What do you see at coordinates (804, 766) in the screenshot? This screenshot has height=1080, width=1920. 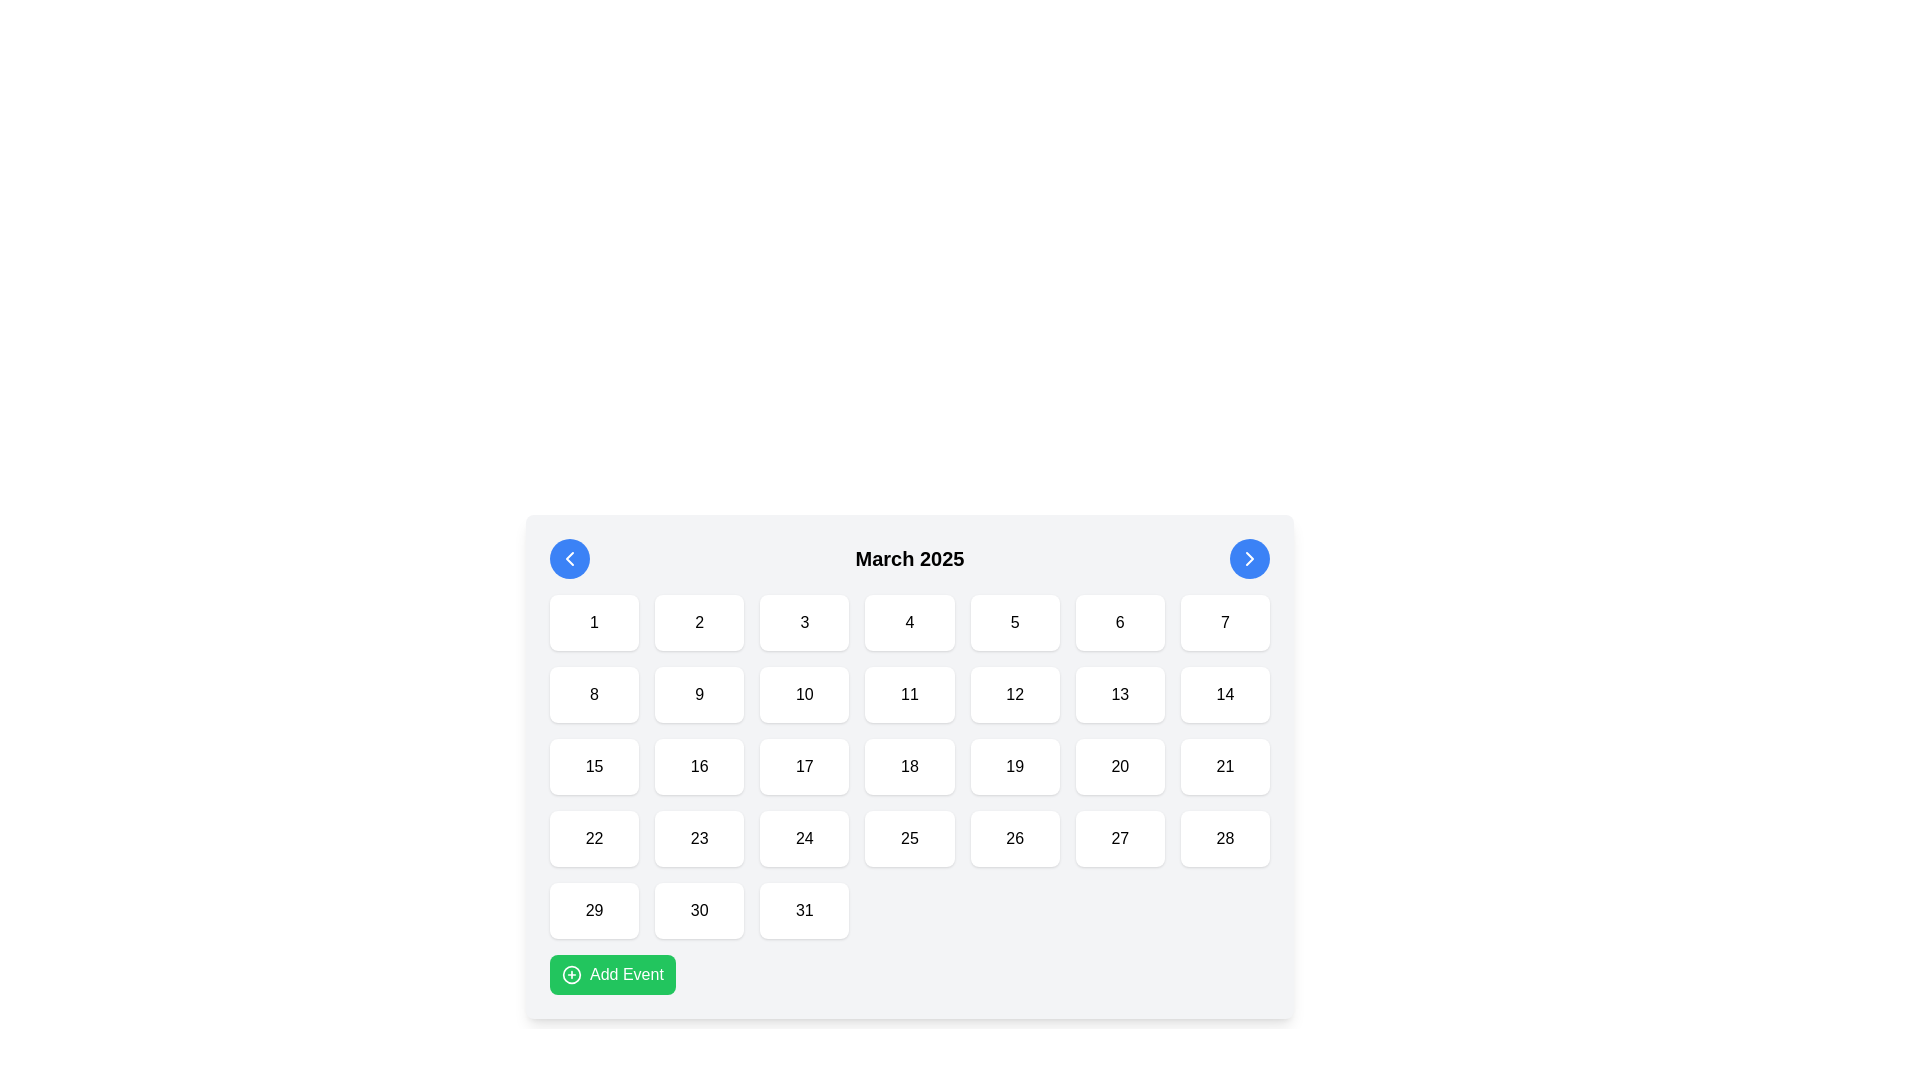 I see `the rectangular button with a white background containing the number '17' in bold black text, located in the third row and third column of the month calendar grid` at bounding box center [804, 766].